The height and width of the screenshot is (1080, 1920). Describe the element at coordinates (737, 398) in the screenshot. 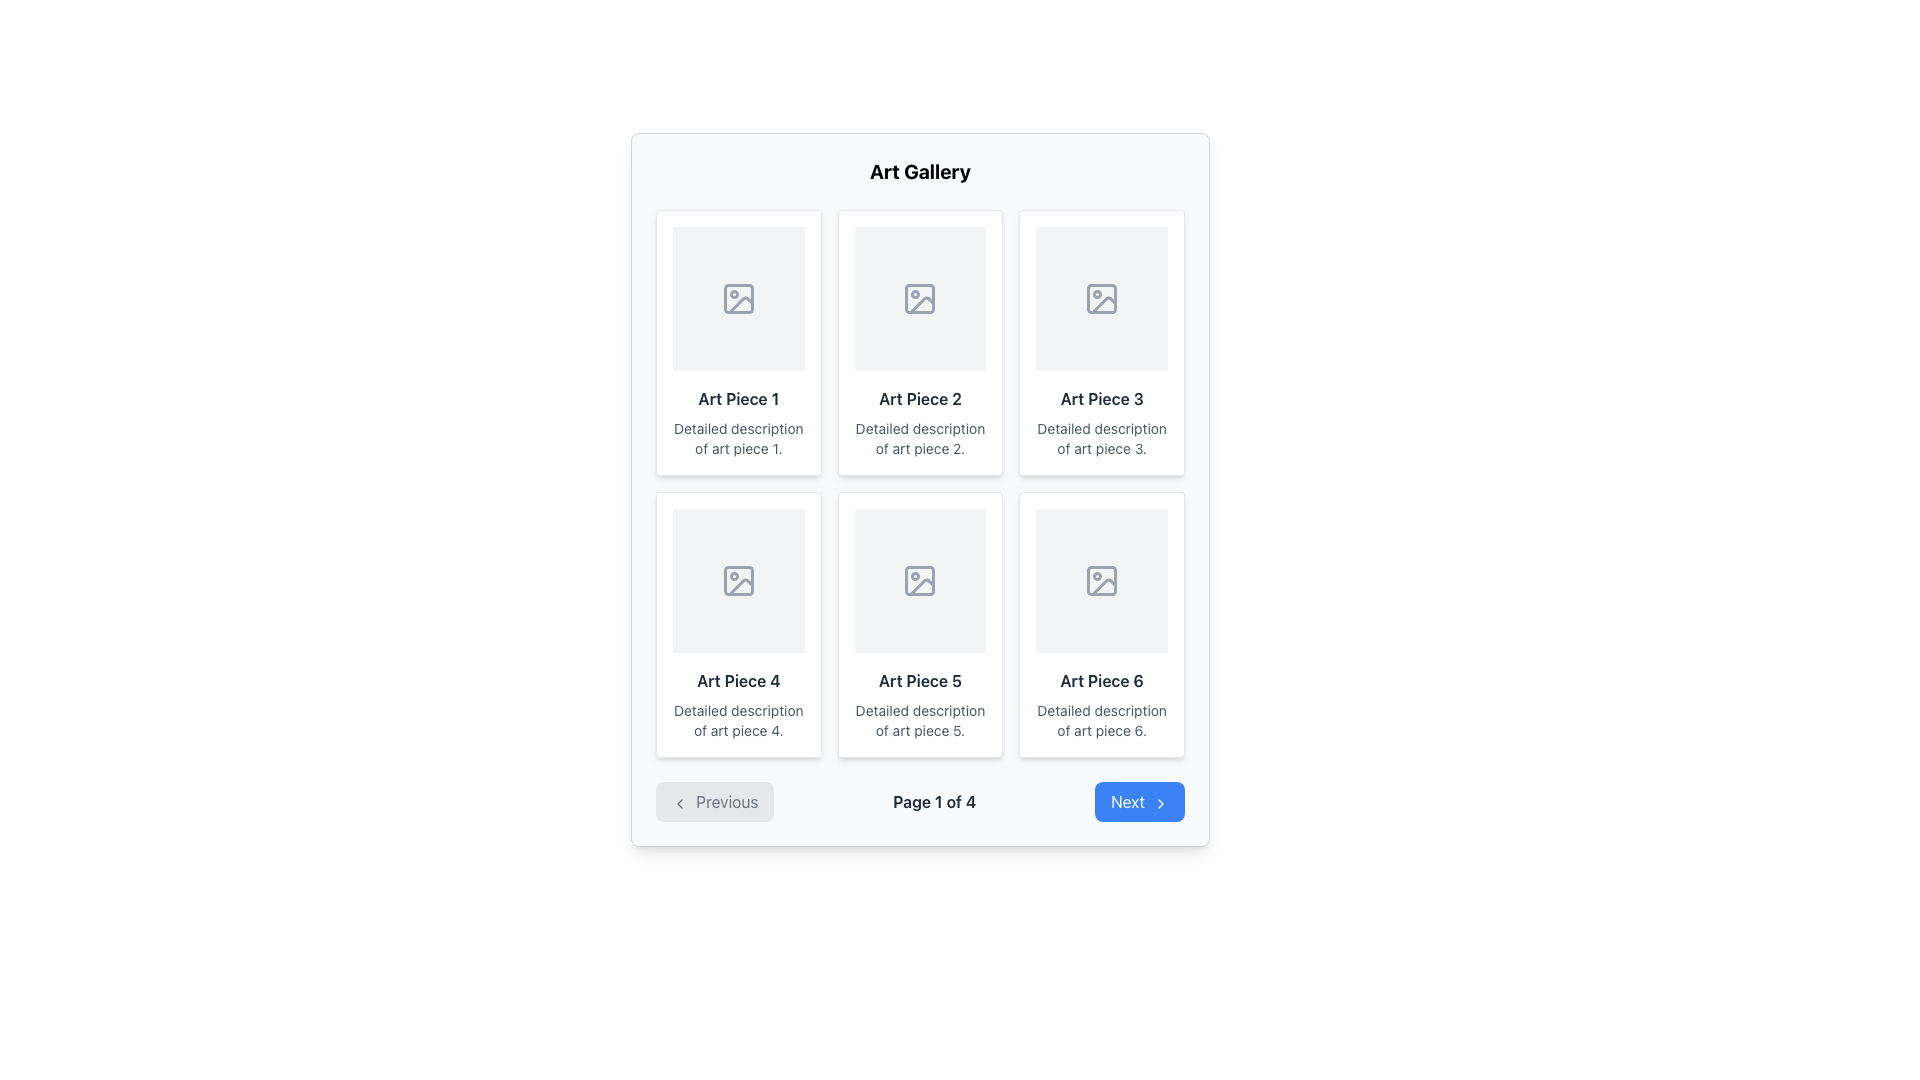

I see `static text label displaying the title of the art piece located in the top-left corner of the grid layout, part of an individual card in the gallery` at that location.